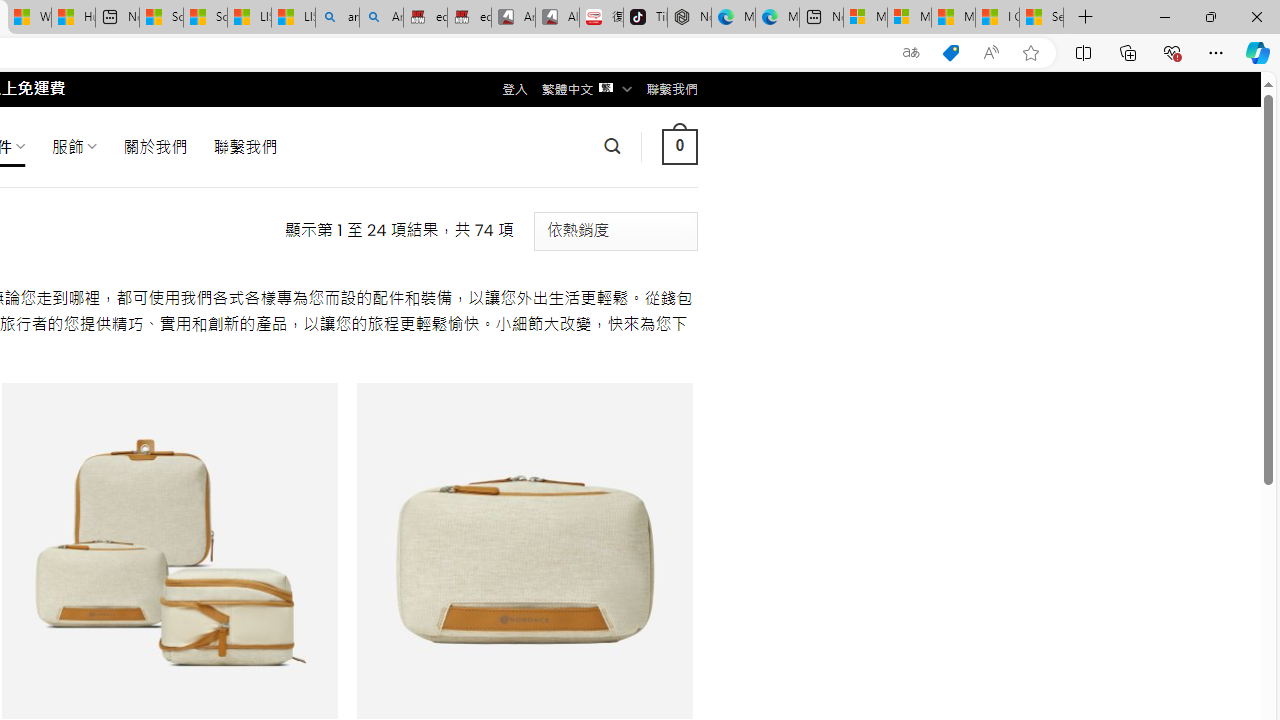  Describe the element at coordinates (909, 52) in the screenshot. I see `'Show translate options'` at that location.